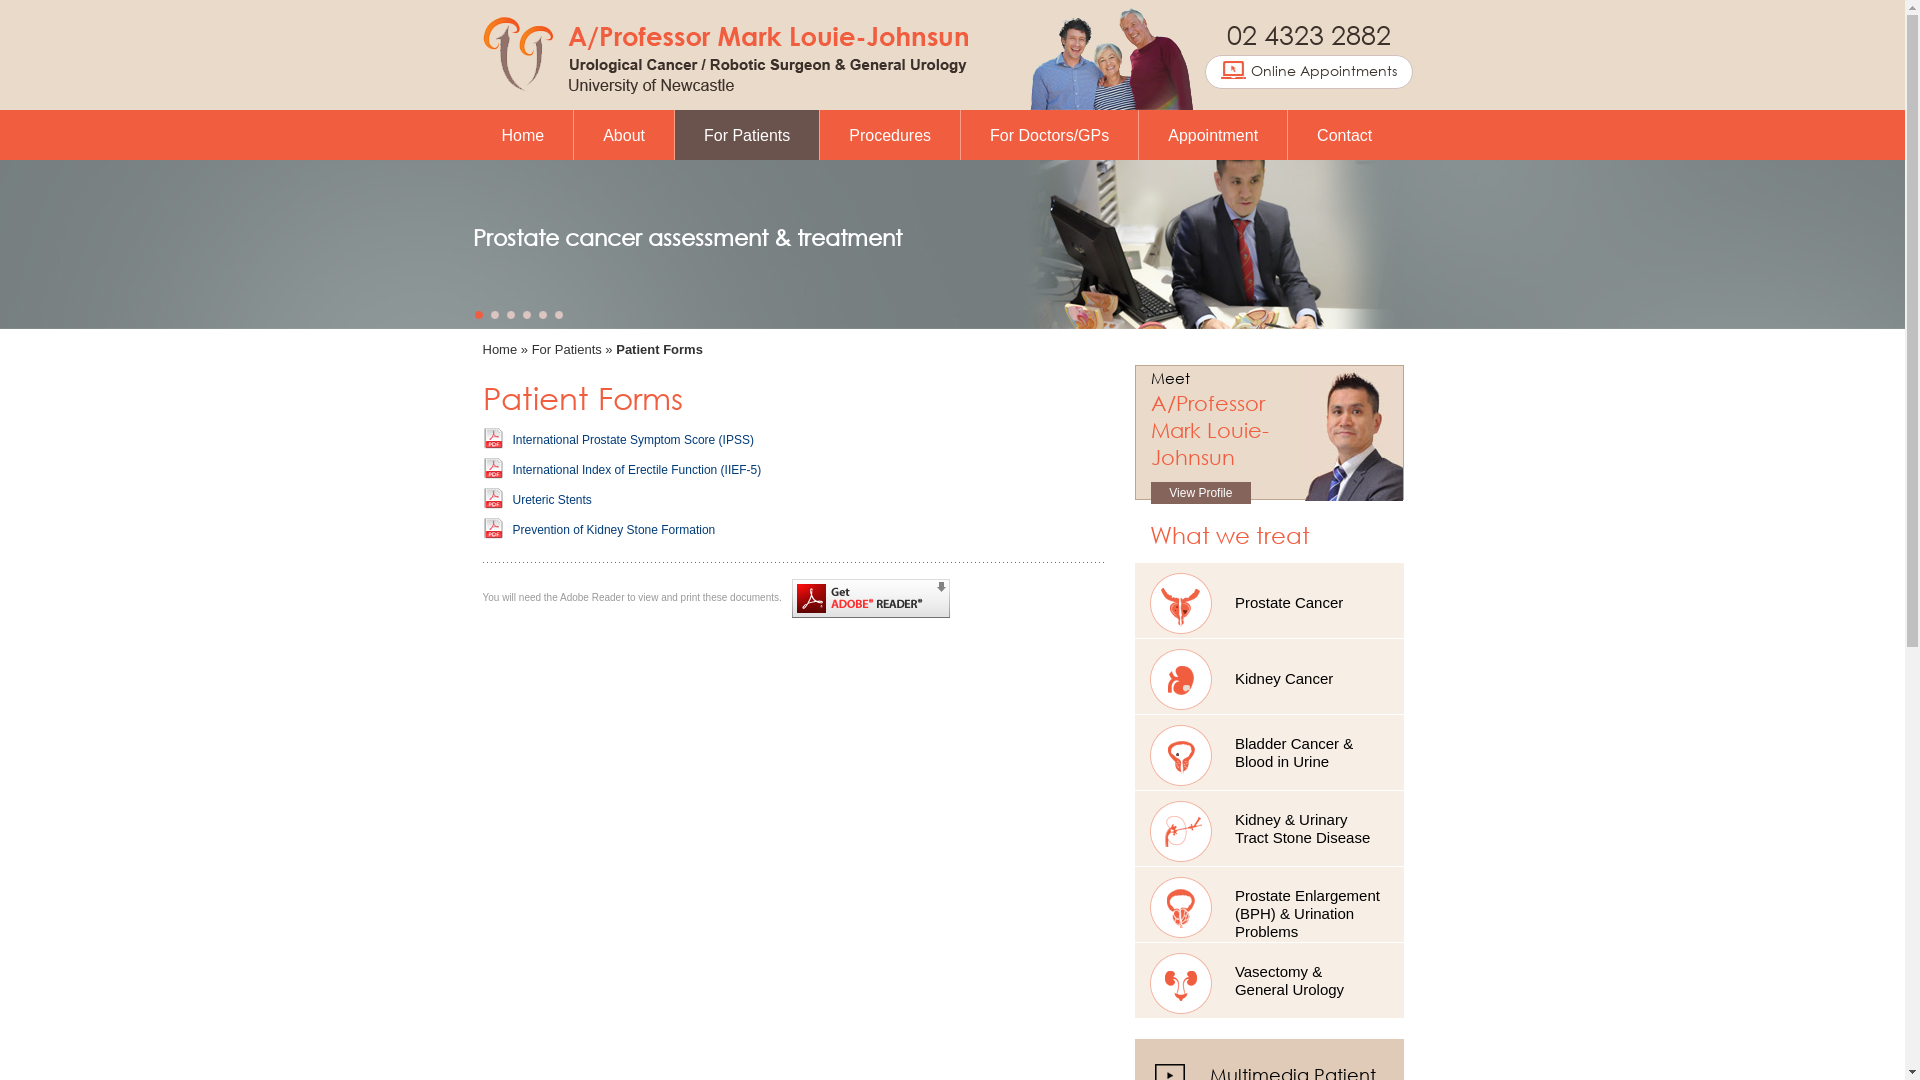 This screenshot has height=1080, width=1920. What do you see at coordinates (1268, 904) in the screenshot?
I see `'Prostate Enlargement` at bounding box center [1268, 904].